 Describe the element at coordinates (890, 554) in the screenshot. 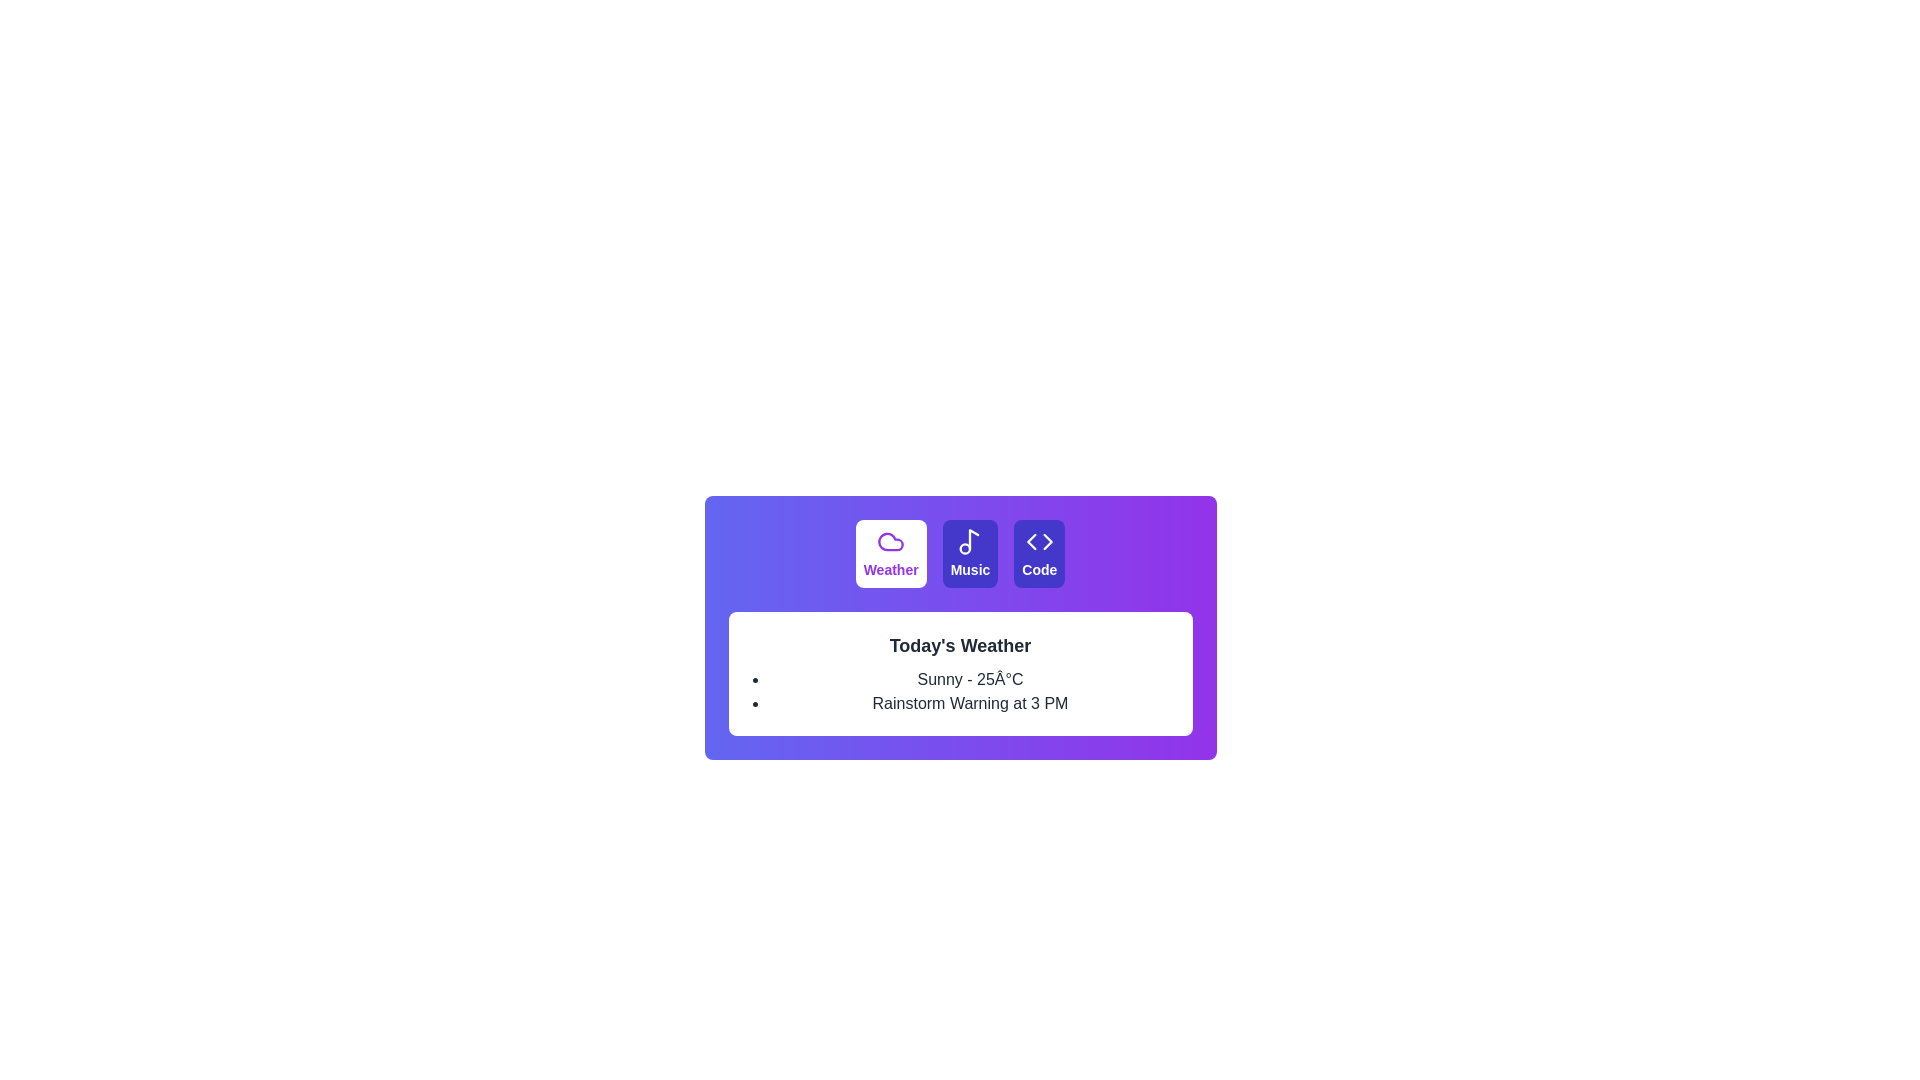

I see `the 'Weather' button, which is the first button in a group of three at the top-center of the interface, featuring a cloud icon and bold purple text` at that location.